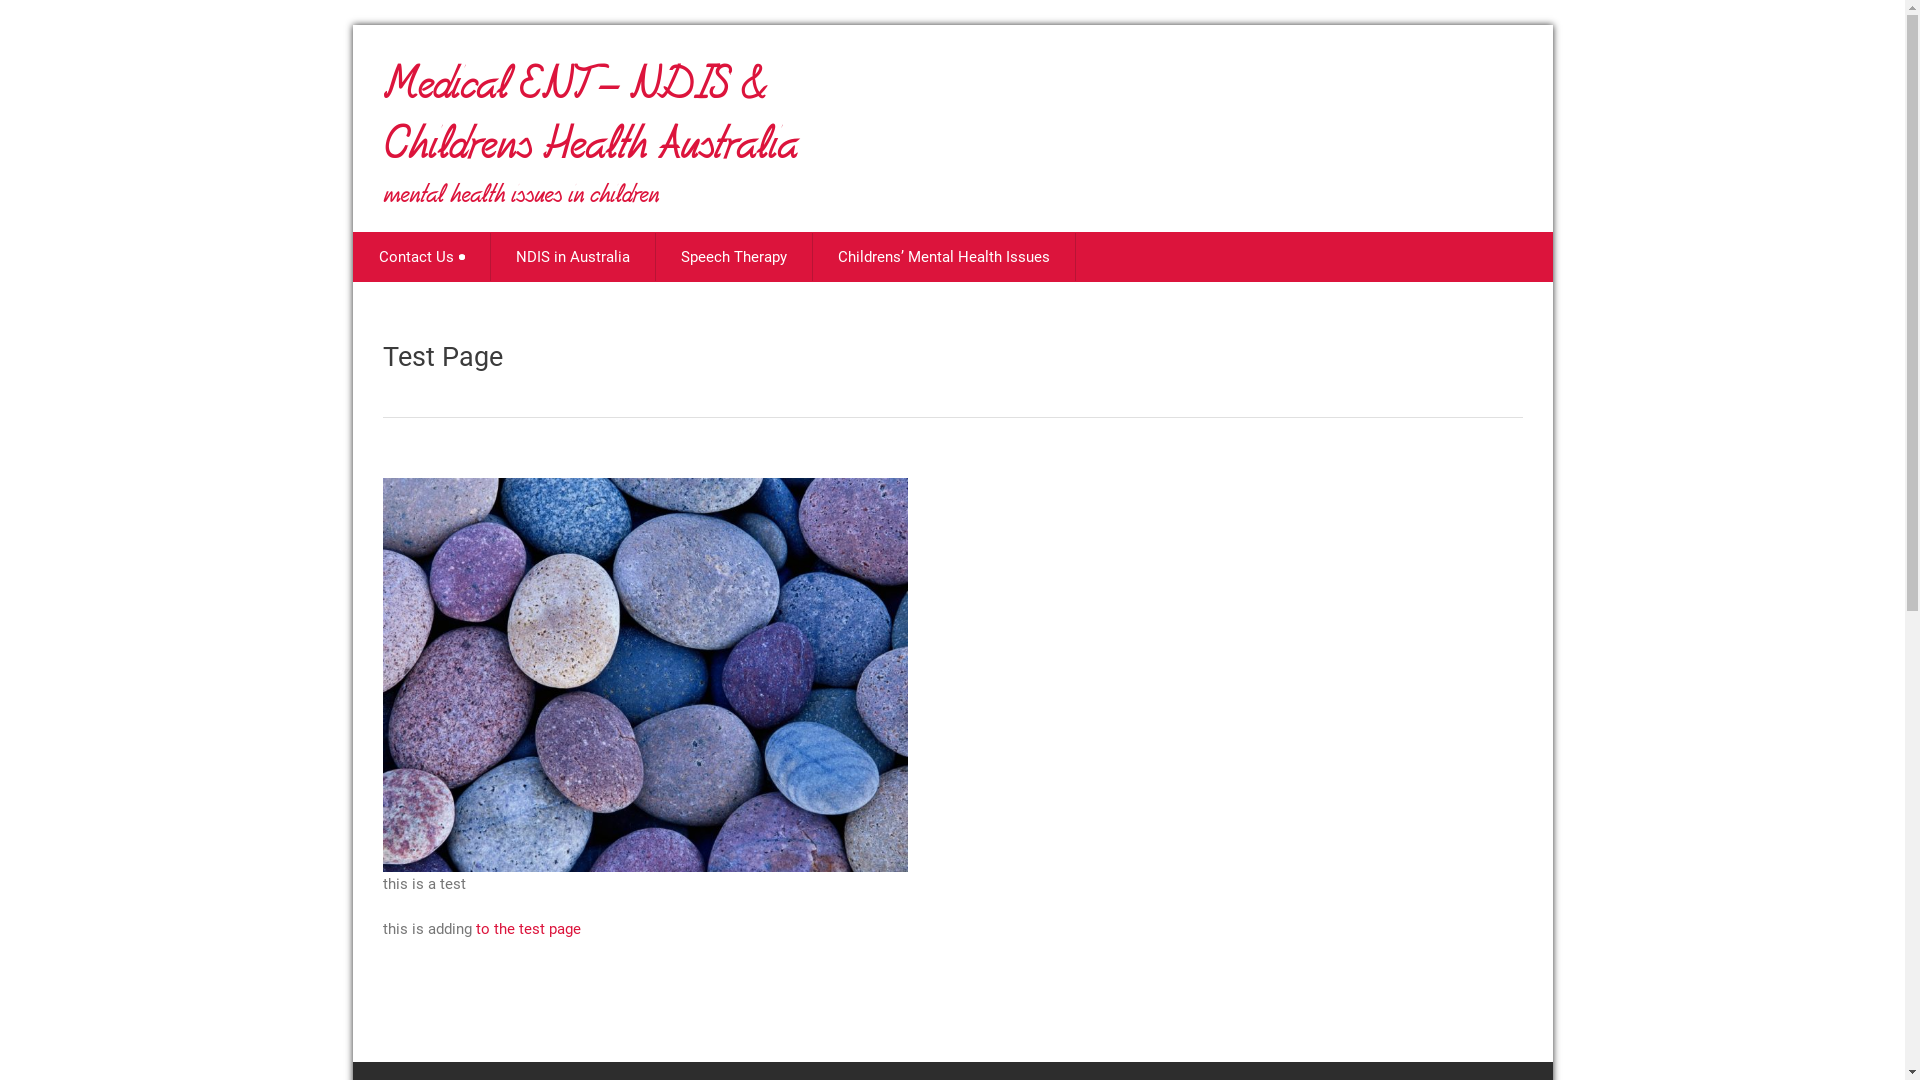 The height and width of the screenshot is (1080, 1920). I want to click on 'NDIS in Australia', so click(571, 256).